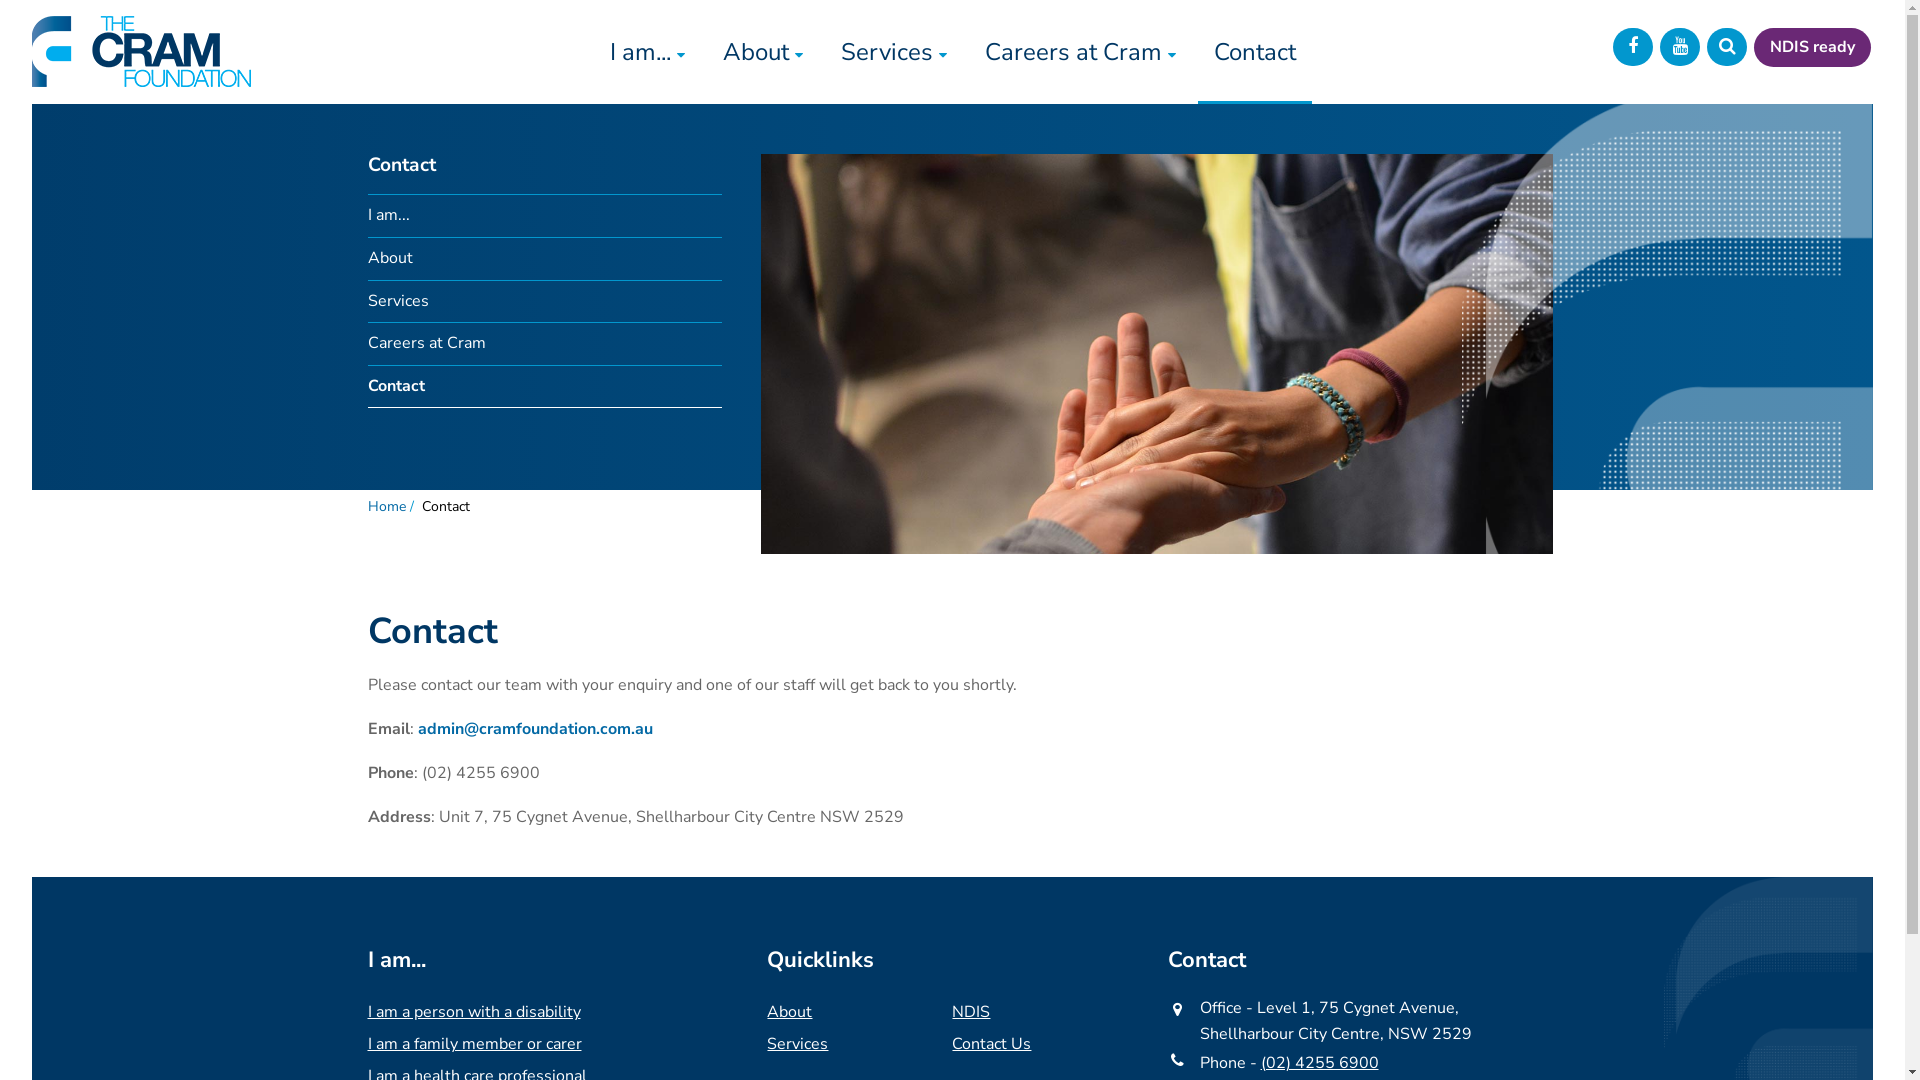 This screenshot has height=1080, width=1920. Describe the element at coordinates (788, 1011) in the screenshot. I see `'About'` at that location.